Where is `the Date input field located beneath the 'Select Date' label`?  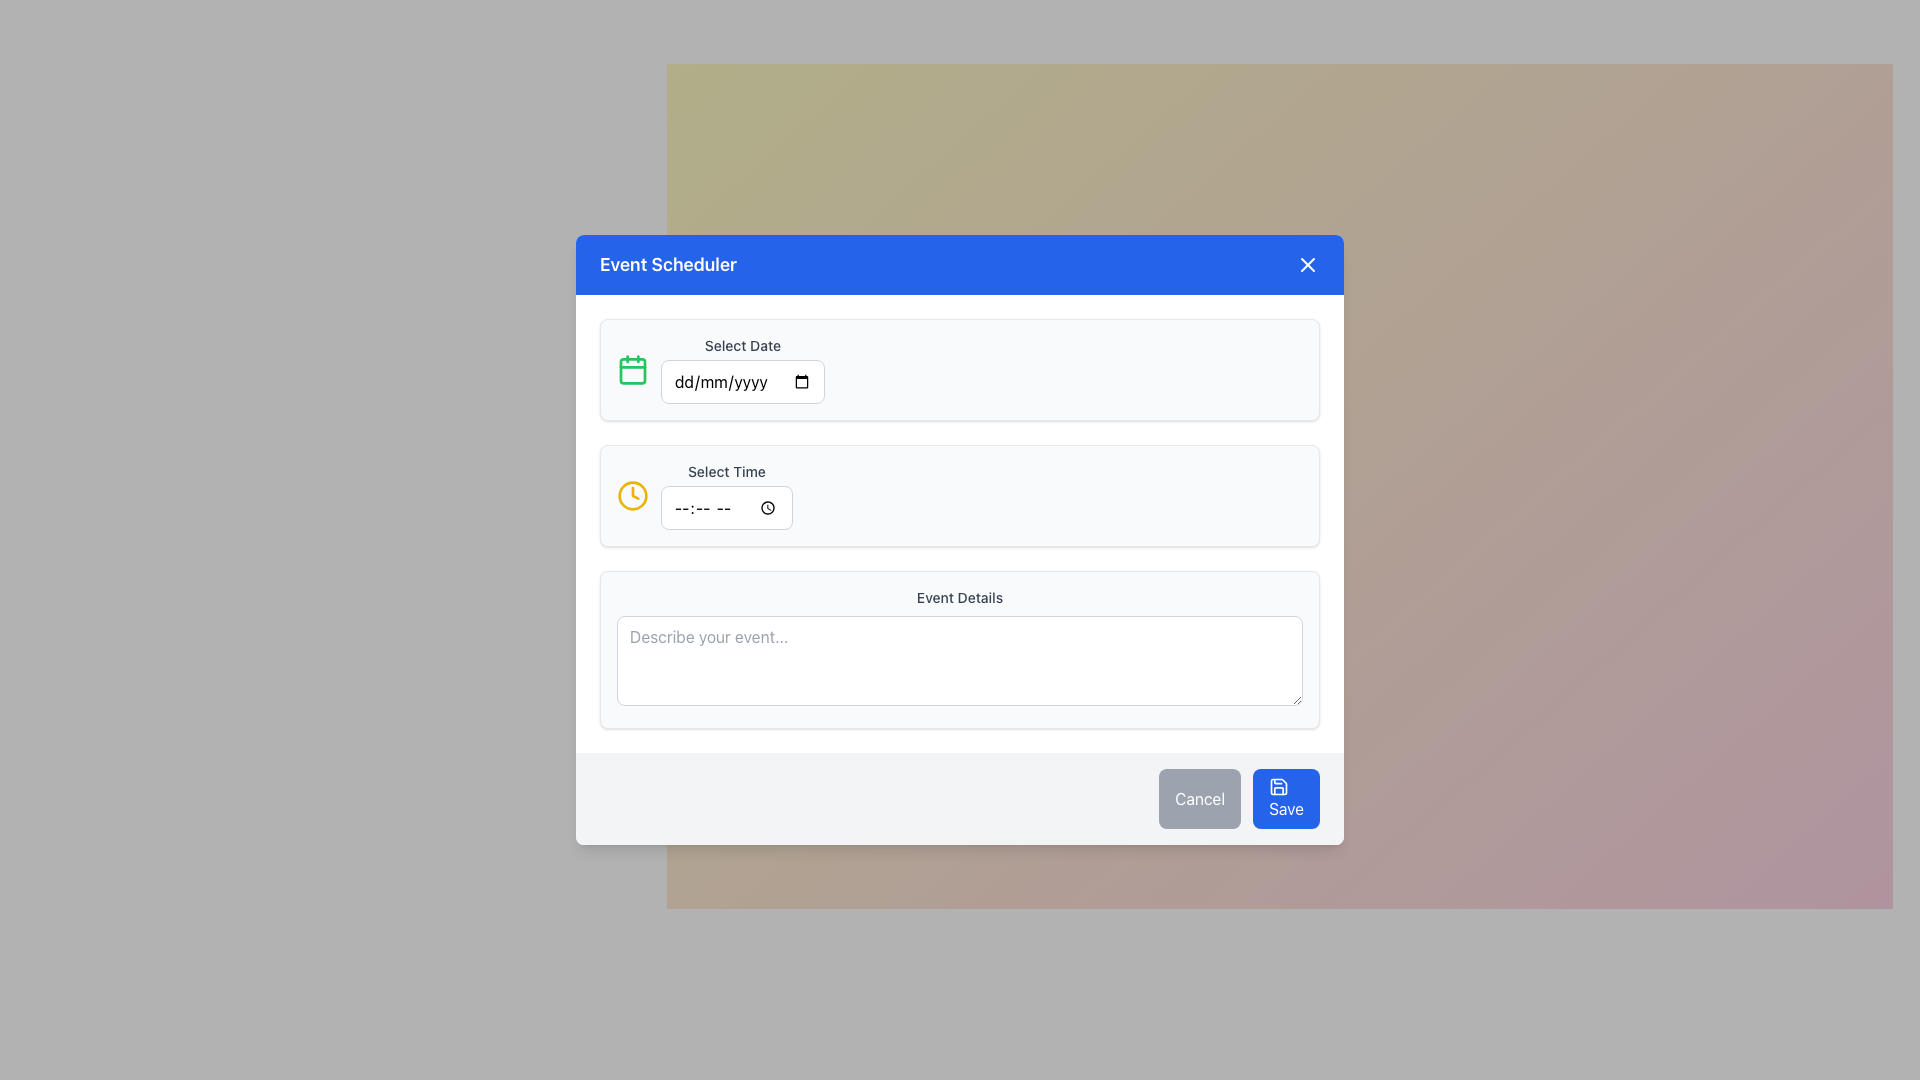
the Date input field located beneath the 'Select Date' label is located at coordinates (742, 381).